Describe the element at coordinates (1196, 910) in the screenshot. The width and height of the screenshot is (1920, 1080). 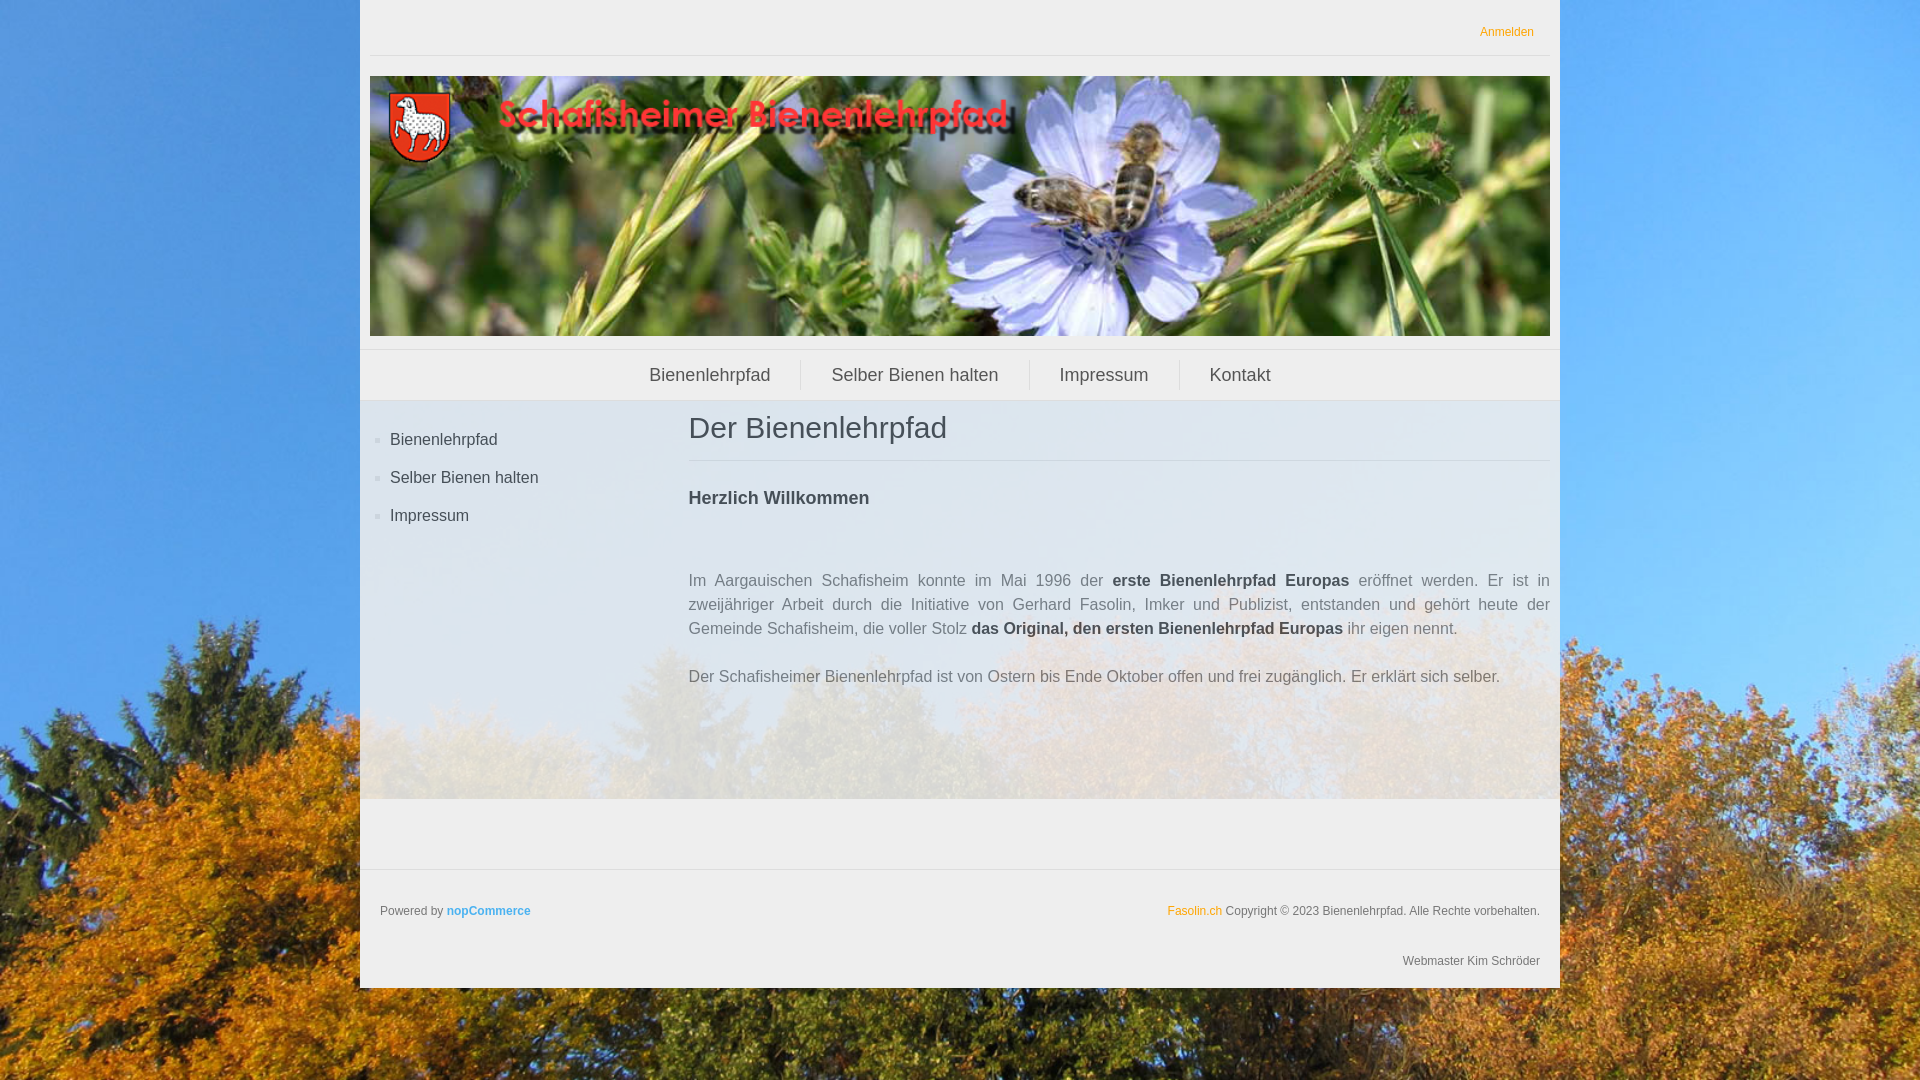
I see `'Fasolin.ch '` at that location.